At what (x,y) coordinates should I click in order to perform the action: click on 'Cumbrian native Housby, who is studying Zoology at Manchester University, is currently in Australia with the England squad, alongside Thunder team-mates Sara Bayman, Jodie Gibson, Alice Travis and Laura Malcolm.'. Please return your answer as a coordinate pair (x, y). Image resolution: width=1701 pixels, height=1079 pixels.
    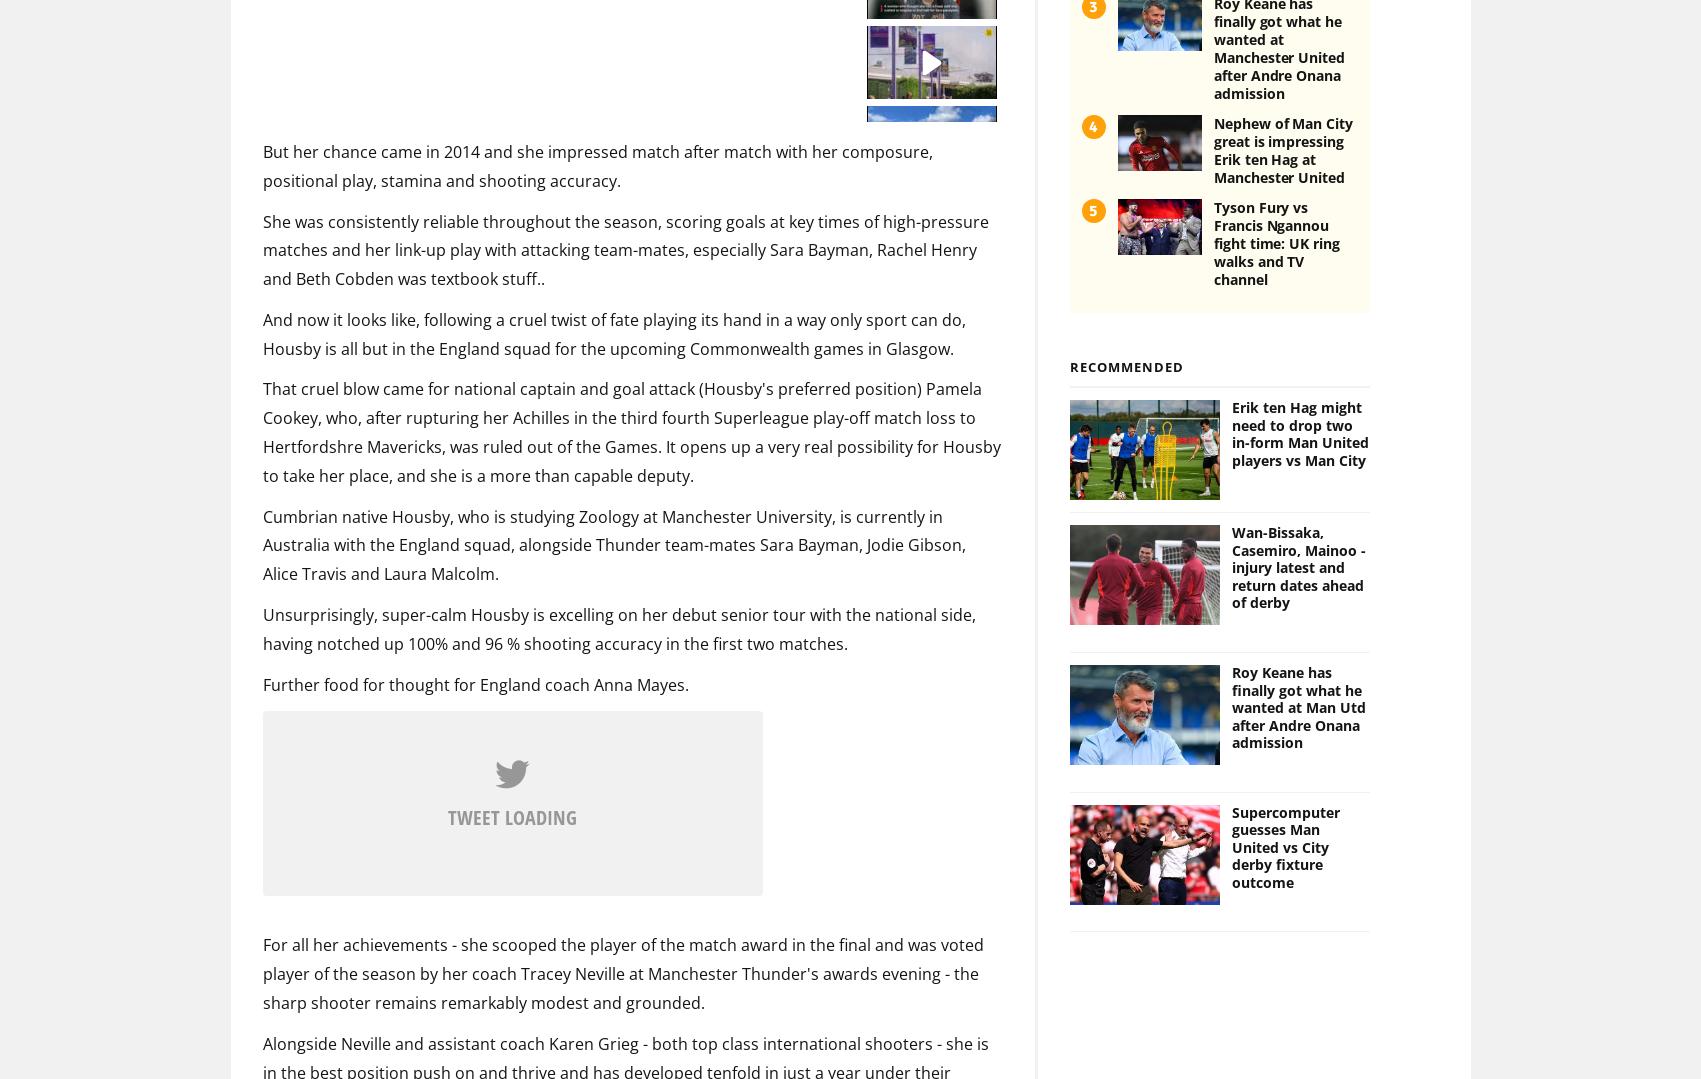
    Looking at the image, I should click on (612, 511).